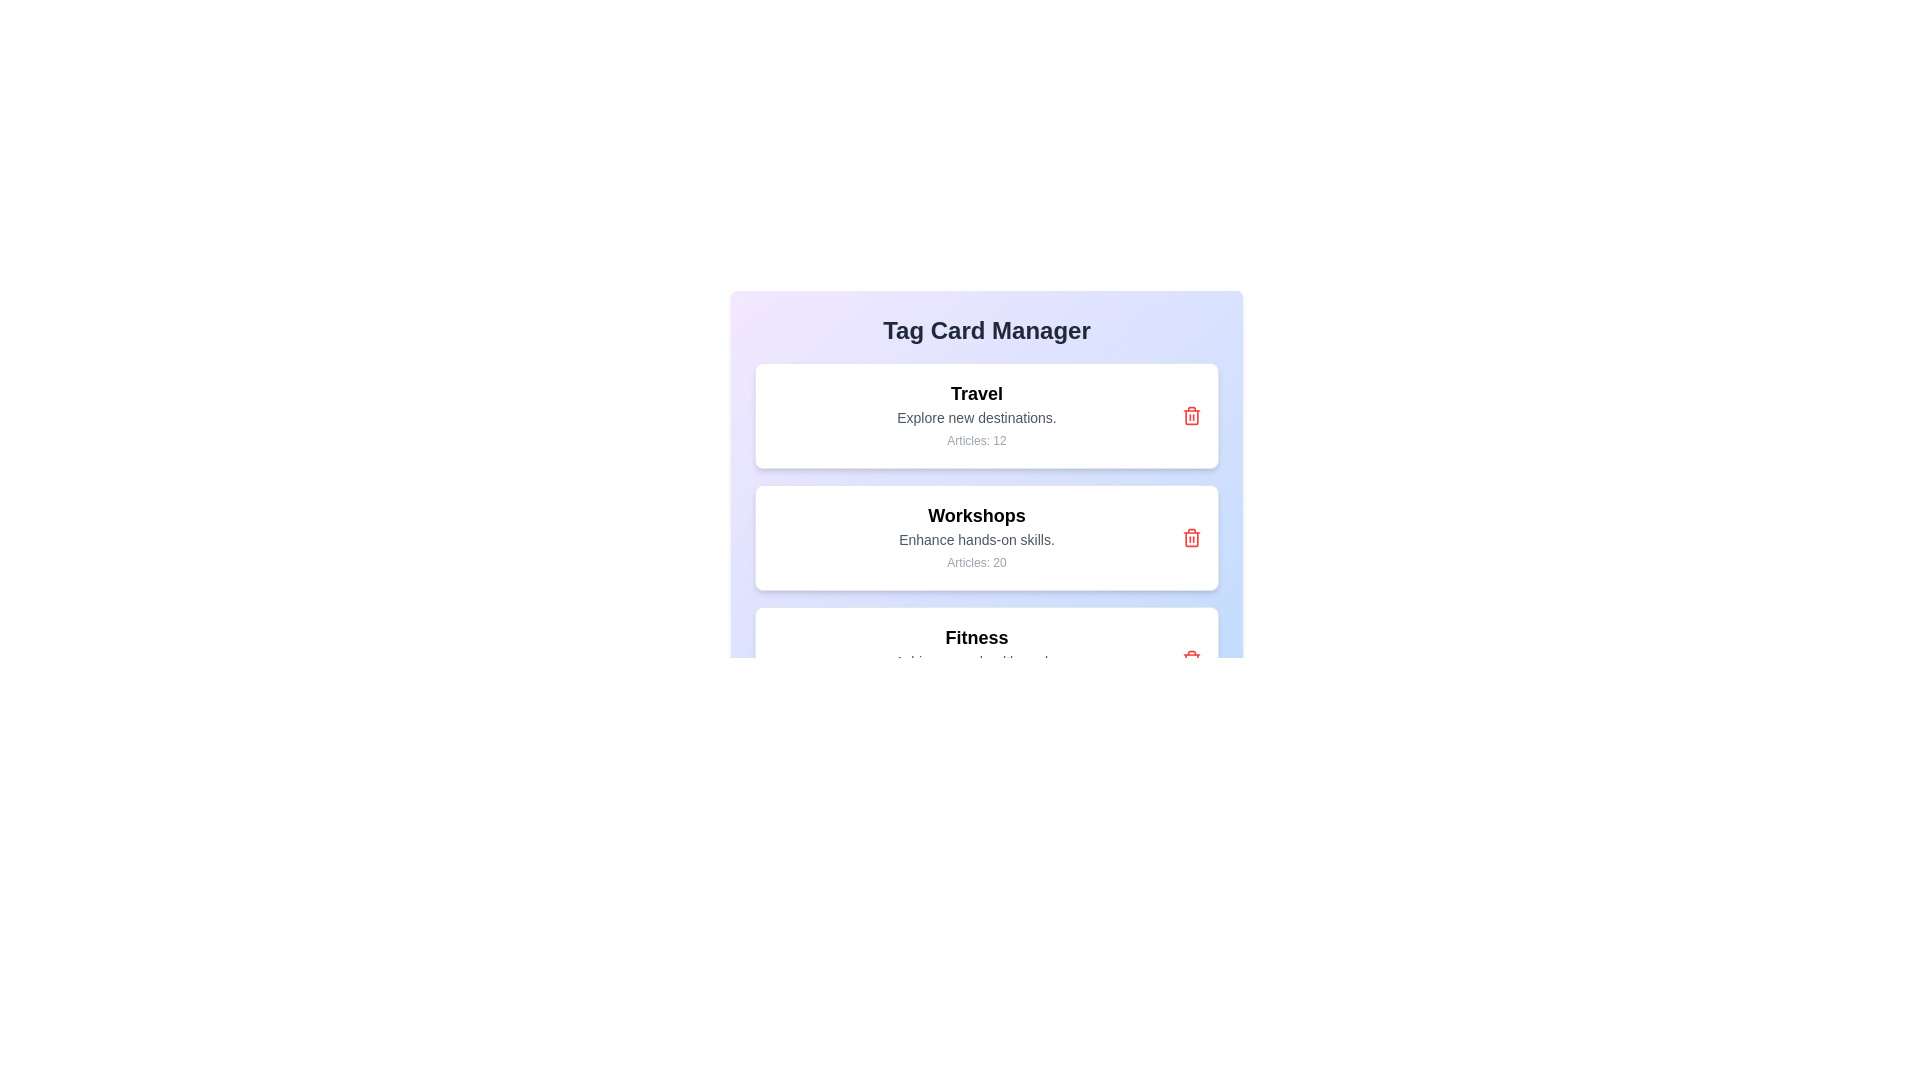  Describe the element at coordinates (1191, 659) in the screenshot. I see `delete button for the tag labeled Fitness` at that location.